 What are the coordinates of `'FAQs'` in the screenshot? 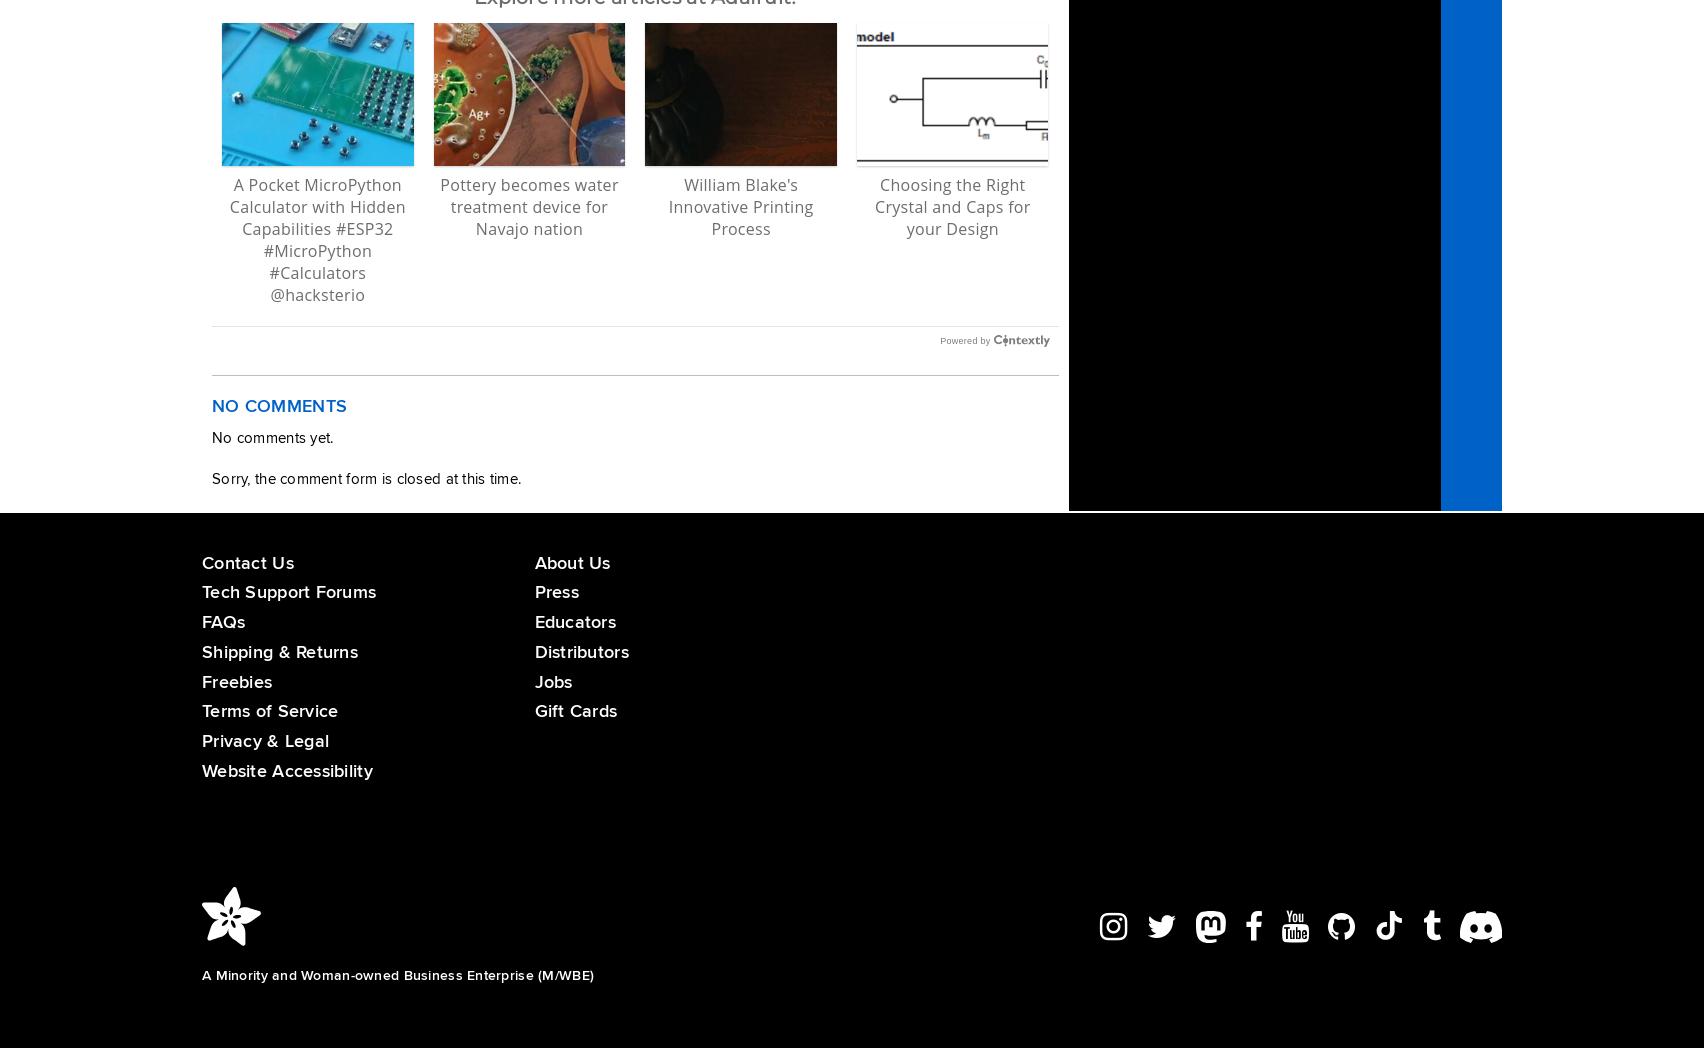 It's located at (201, 620).